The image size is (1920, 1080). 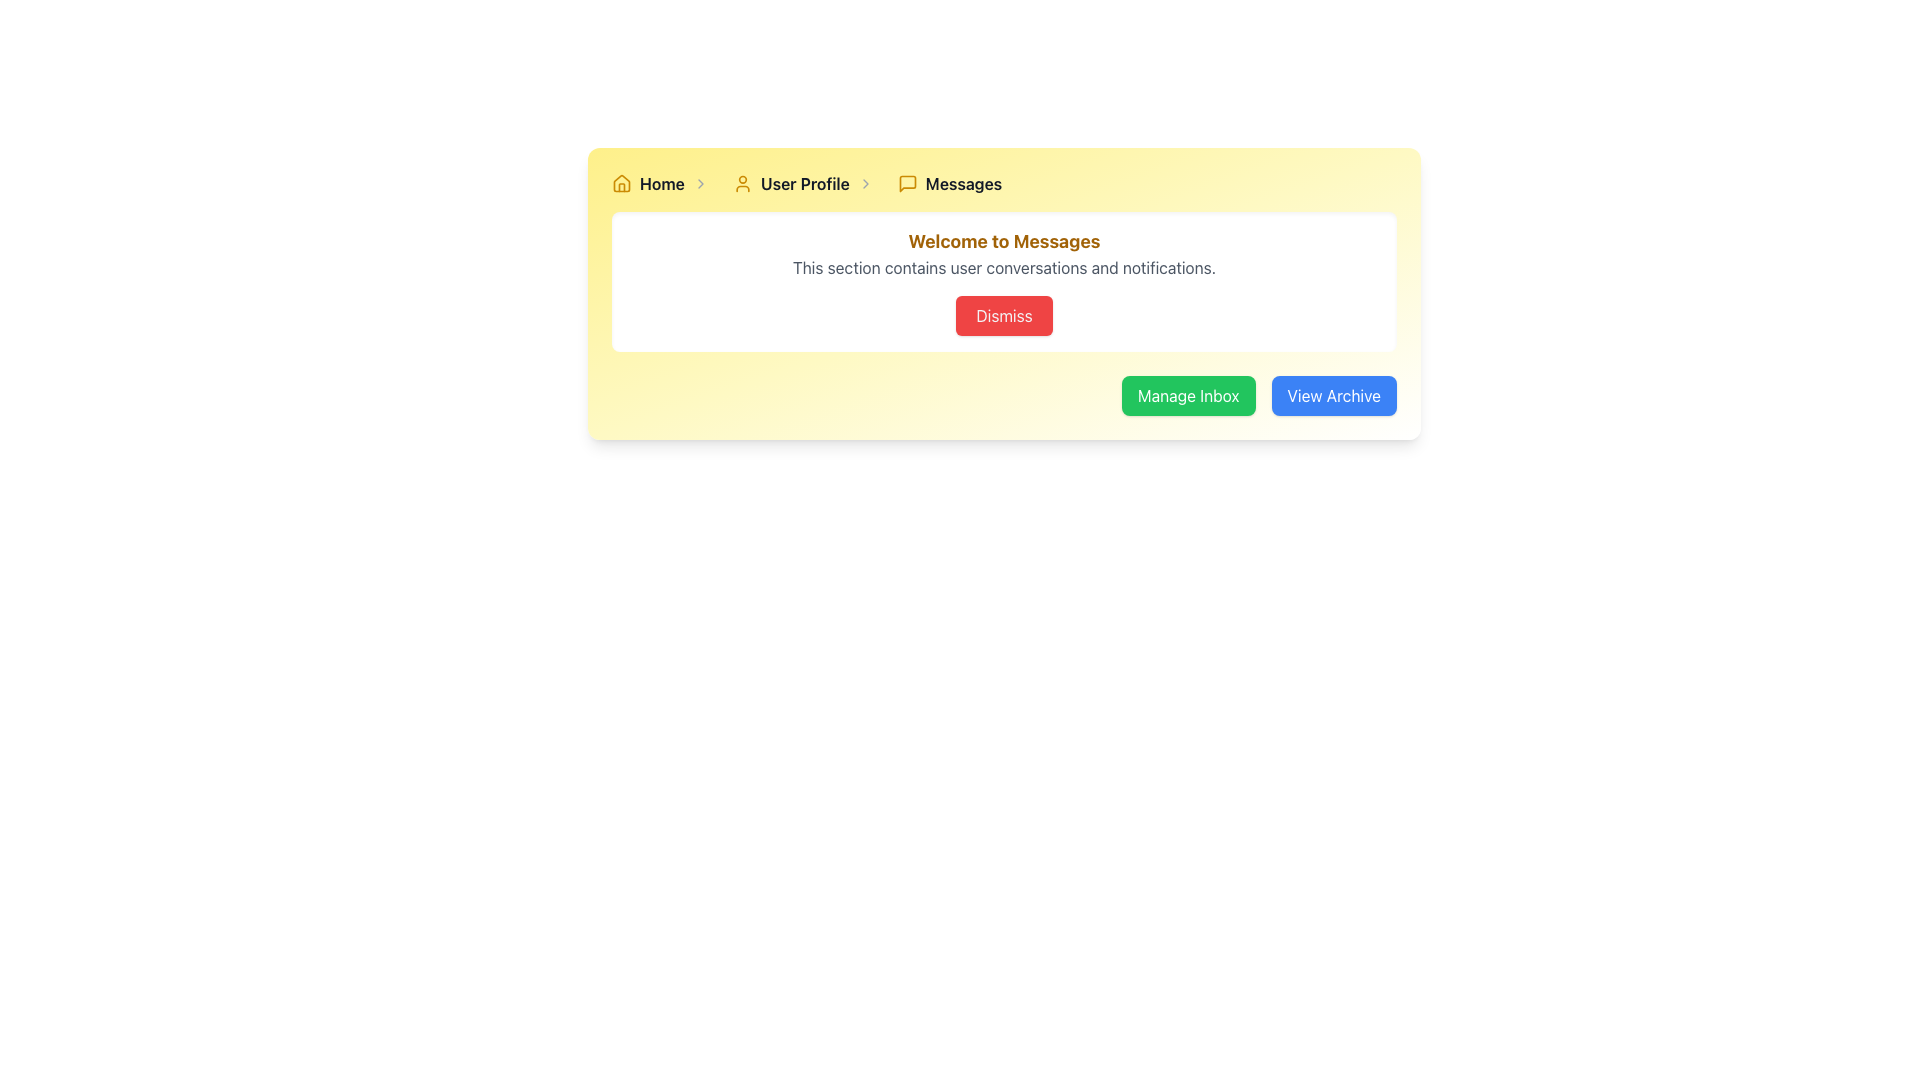 What do you see at coordinates (807, 184) in the screenshot?
I see `the 'User Profile' hyperlink, which is the second clickable text in the breadcrumb list, styled in bold and positioned between 'Home' and 'Messages'` at bounding box center [807, 184].